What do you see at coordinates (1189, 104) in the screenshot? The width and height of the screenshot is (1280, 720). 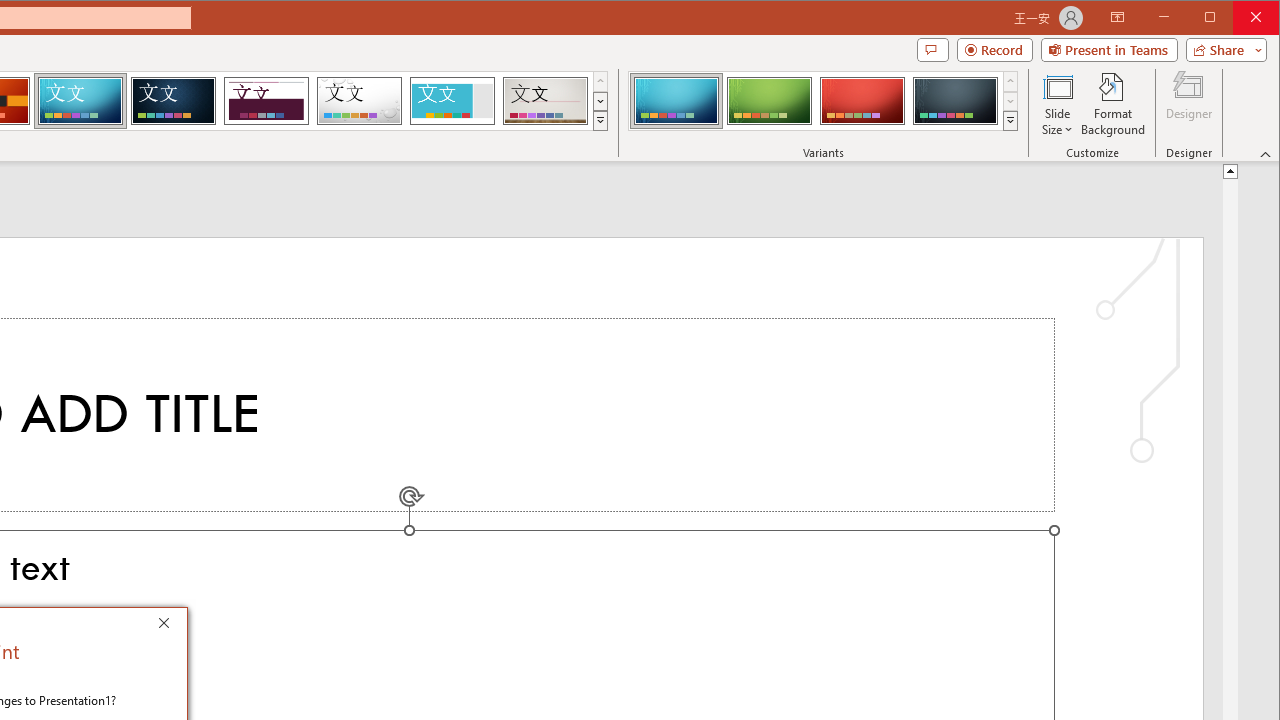 I see `'Designer'` at bounding box center [1189, 104].